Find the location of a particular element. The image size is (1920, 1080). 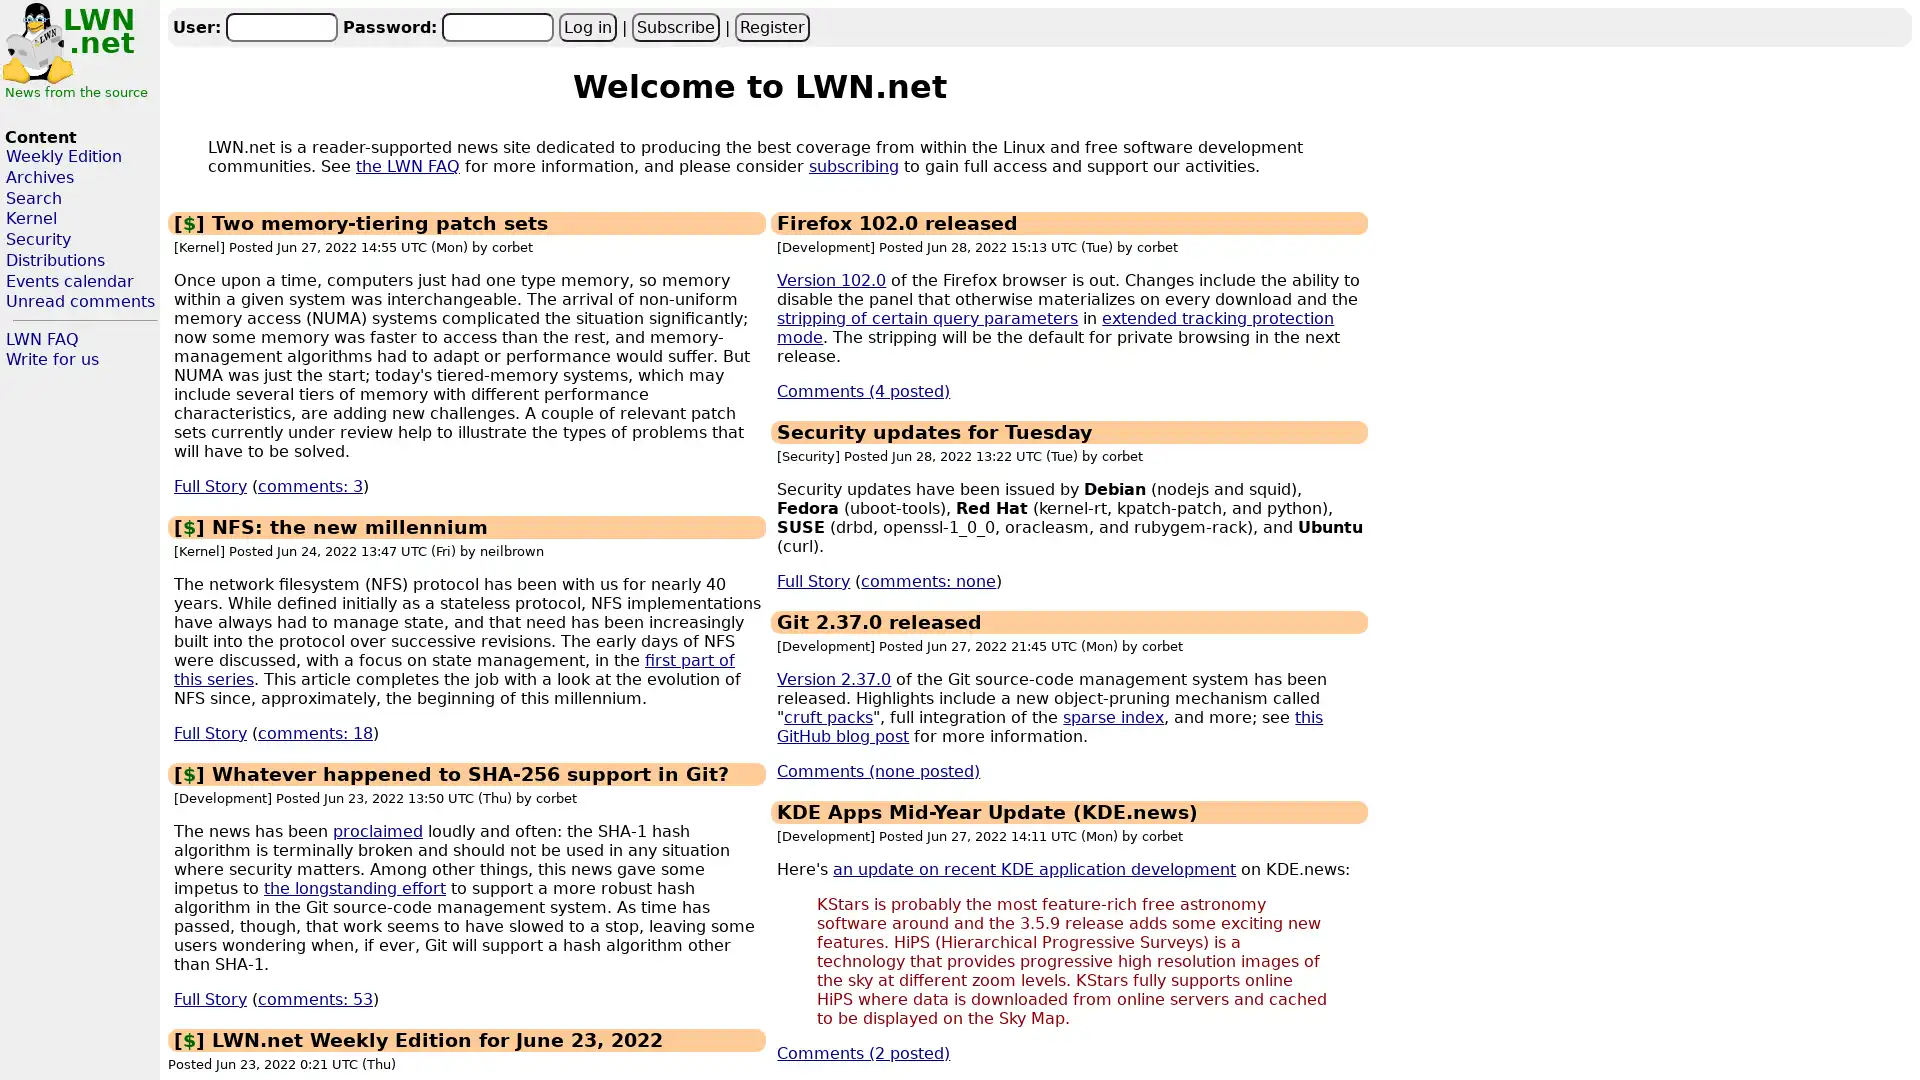

Log in is located at coordinates (585, 26).